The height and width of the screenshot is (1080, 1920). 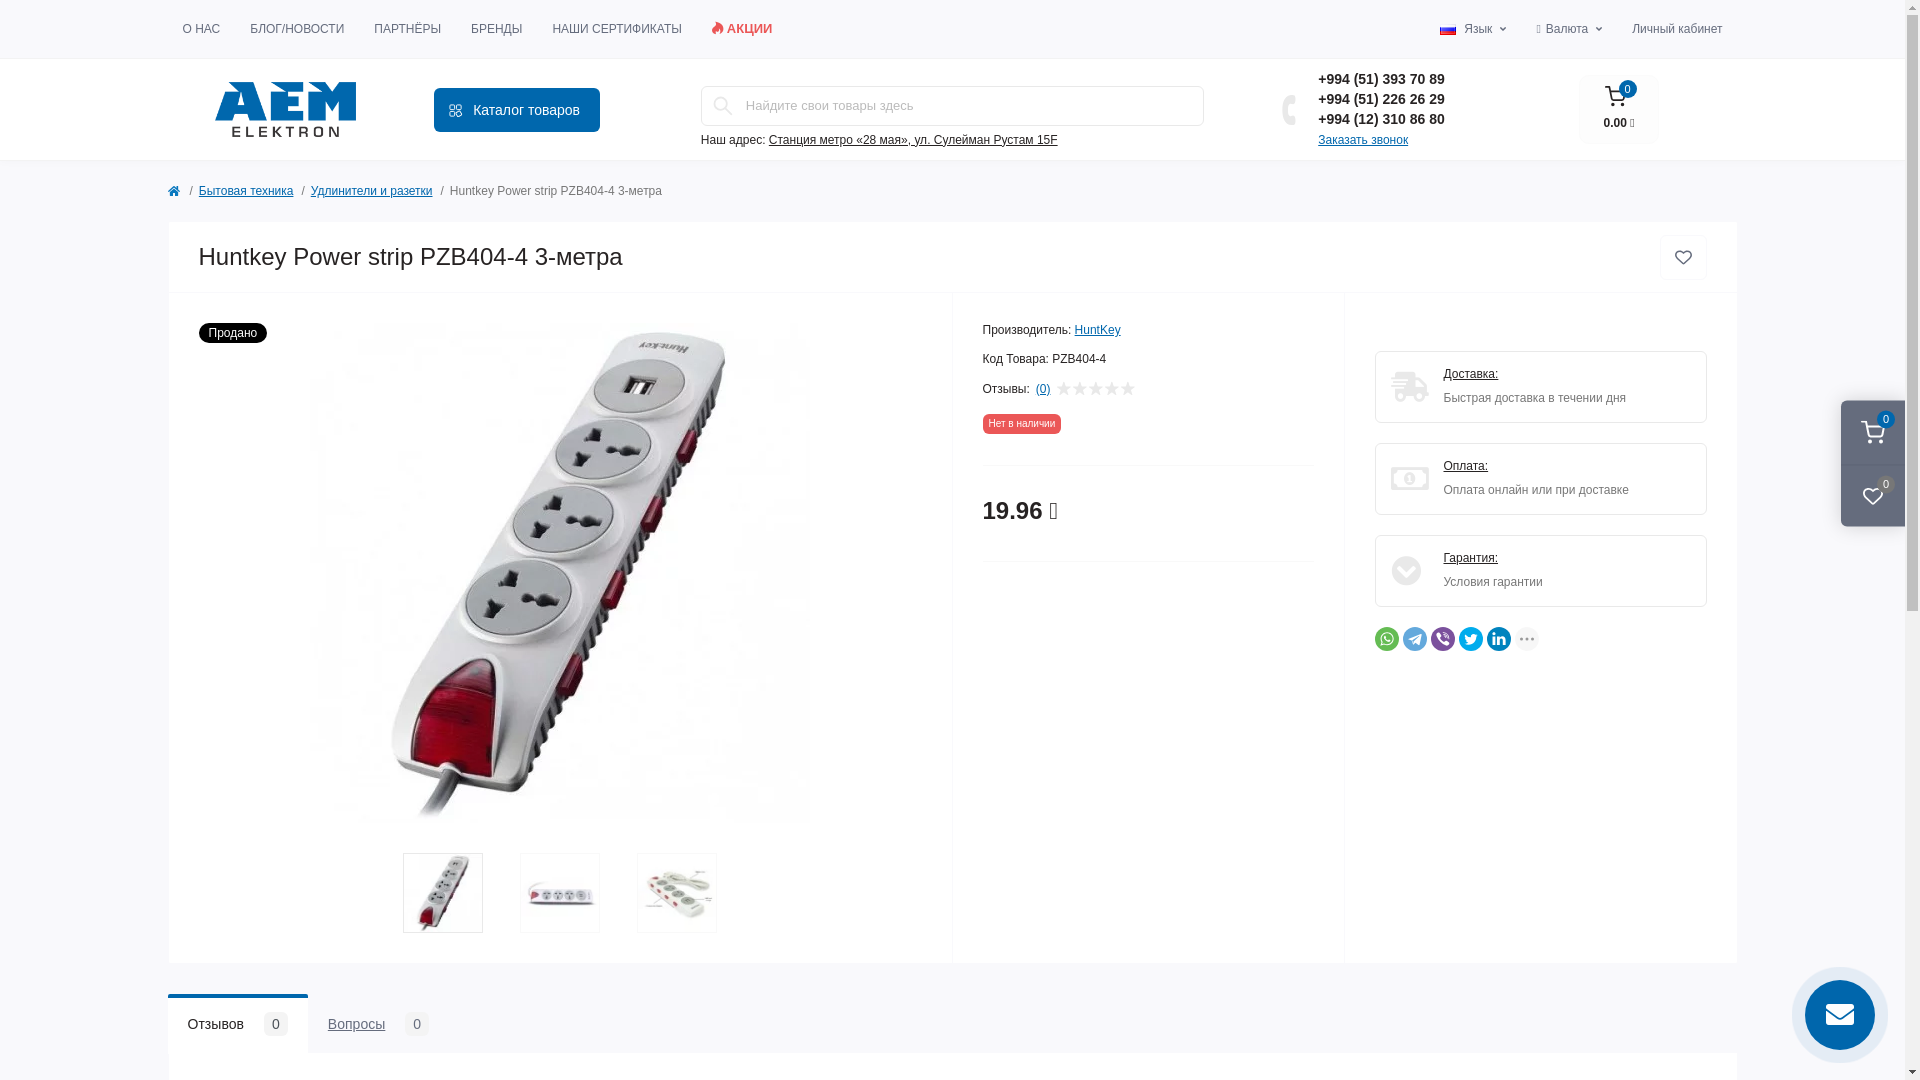 What do you see at coordinates (1871, 431) in the screenshot?
I see `'0'` at bounding box center [1871, 431].